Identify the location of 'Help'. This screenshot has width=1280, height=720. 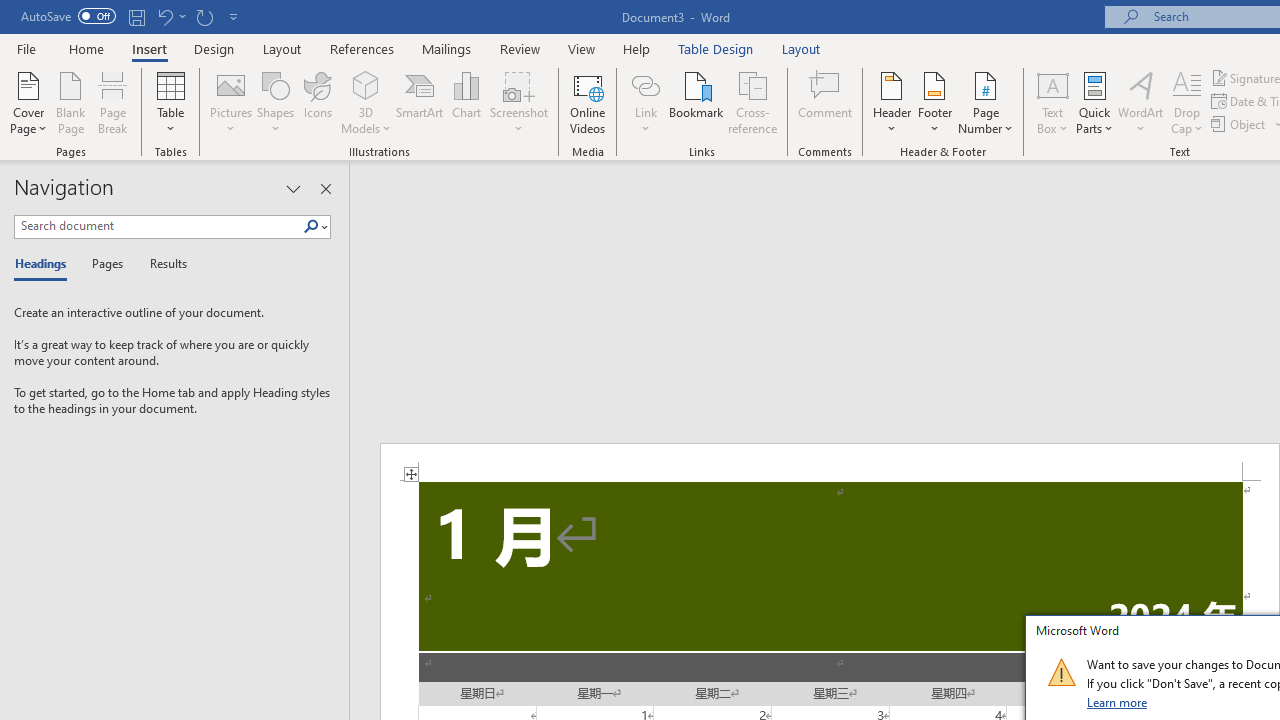
(636, 48).